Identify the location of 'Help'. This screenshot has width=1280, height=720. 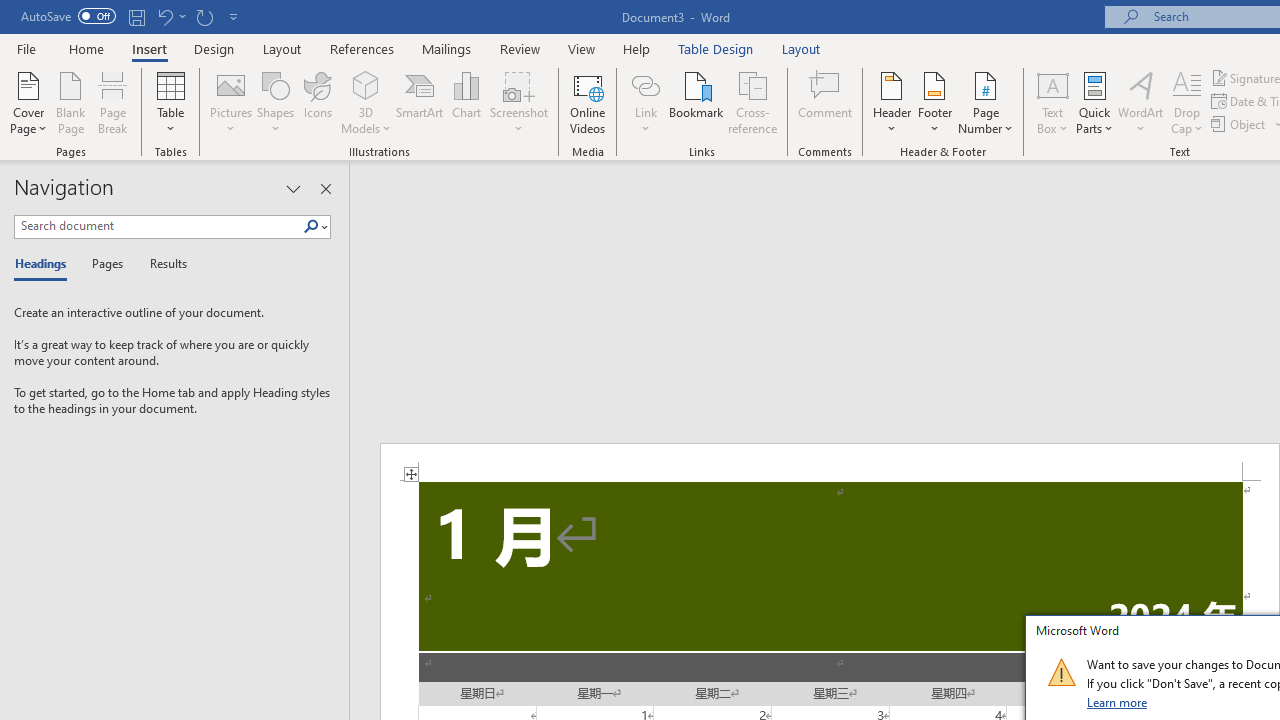
(636, 48).